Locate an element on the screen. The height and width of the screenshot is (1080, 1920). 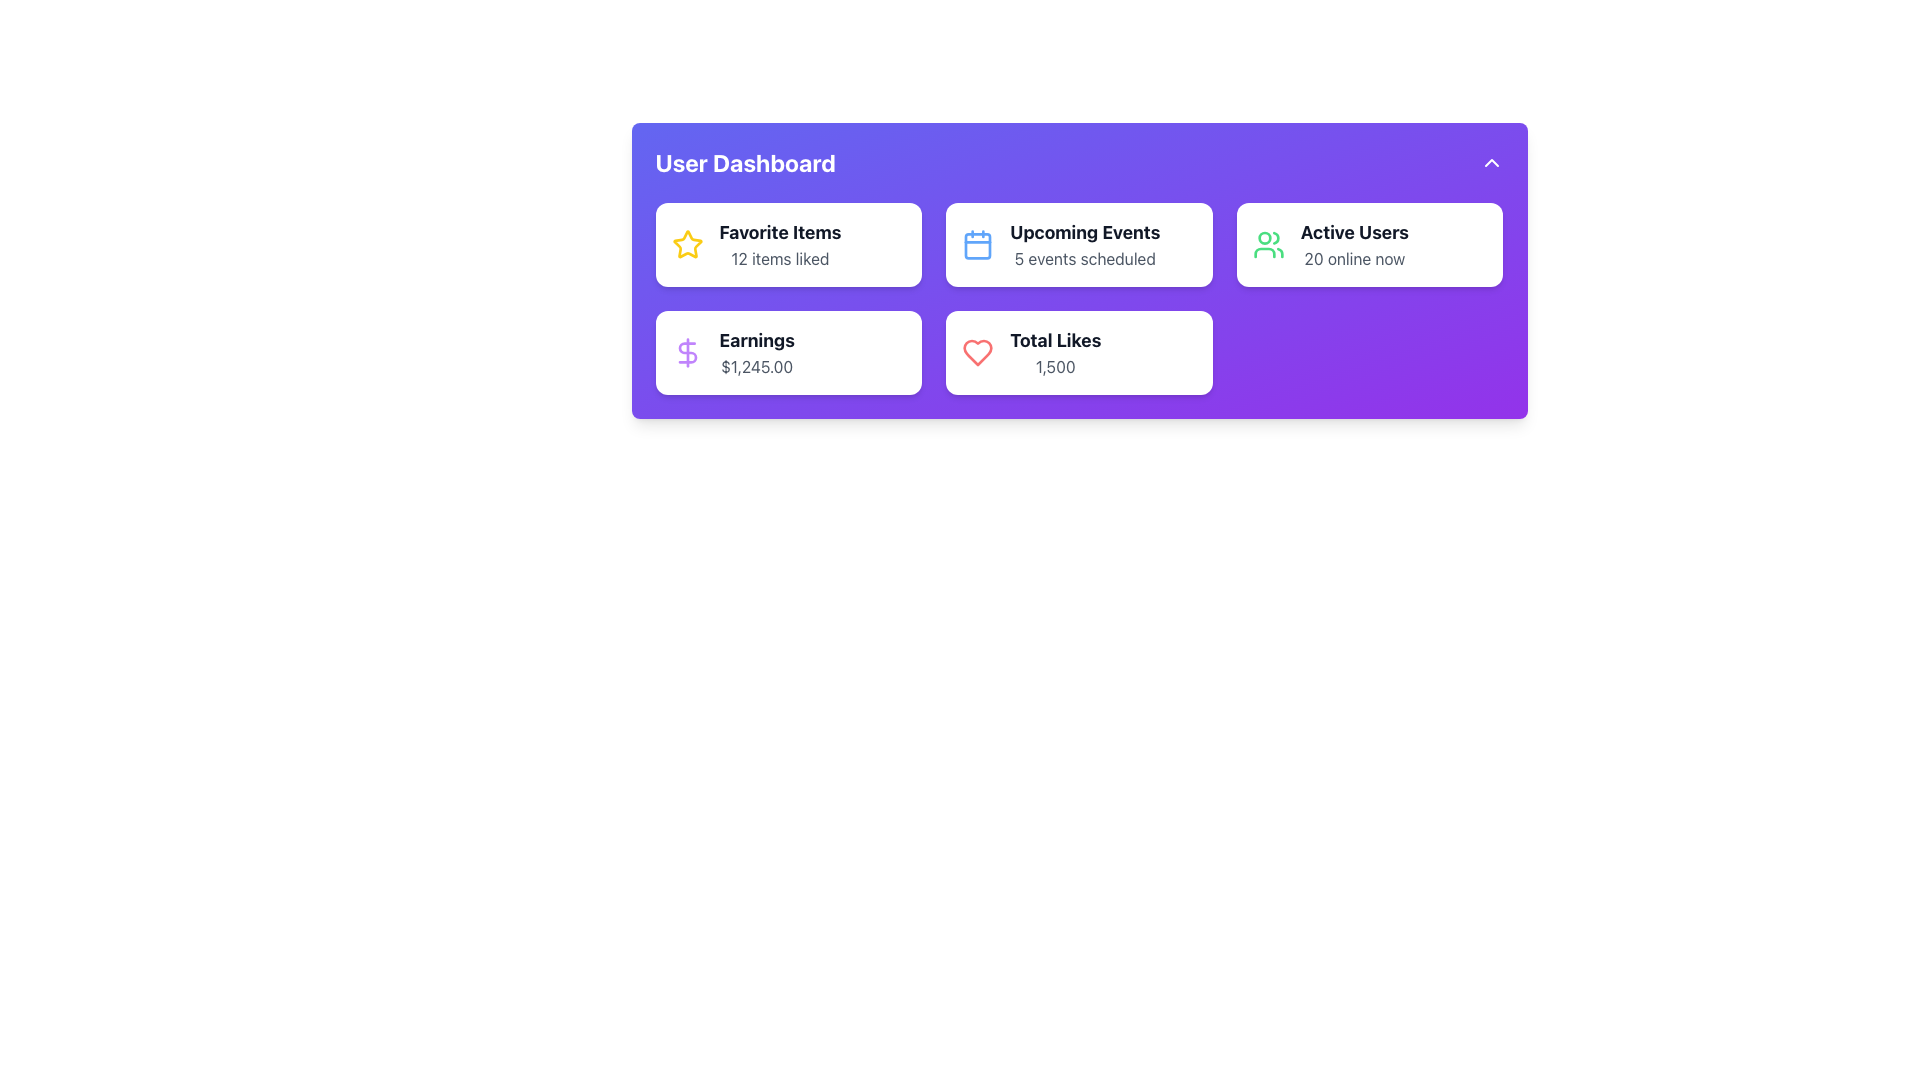
the text displaying the total number of likes, located within the 'Total Likes' card, positioned in the bottom row and second column of the dashboard layout is located at coordinates (1054, 366).